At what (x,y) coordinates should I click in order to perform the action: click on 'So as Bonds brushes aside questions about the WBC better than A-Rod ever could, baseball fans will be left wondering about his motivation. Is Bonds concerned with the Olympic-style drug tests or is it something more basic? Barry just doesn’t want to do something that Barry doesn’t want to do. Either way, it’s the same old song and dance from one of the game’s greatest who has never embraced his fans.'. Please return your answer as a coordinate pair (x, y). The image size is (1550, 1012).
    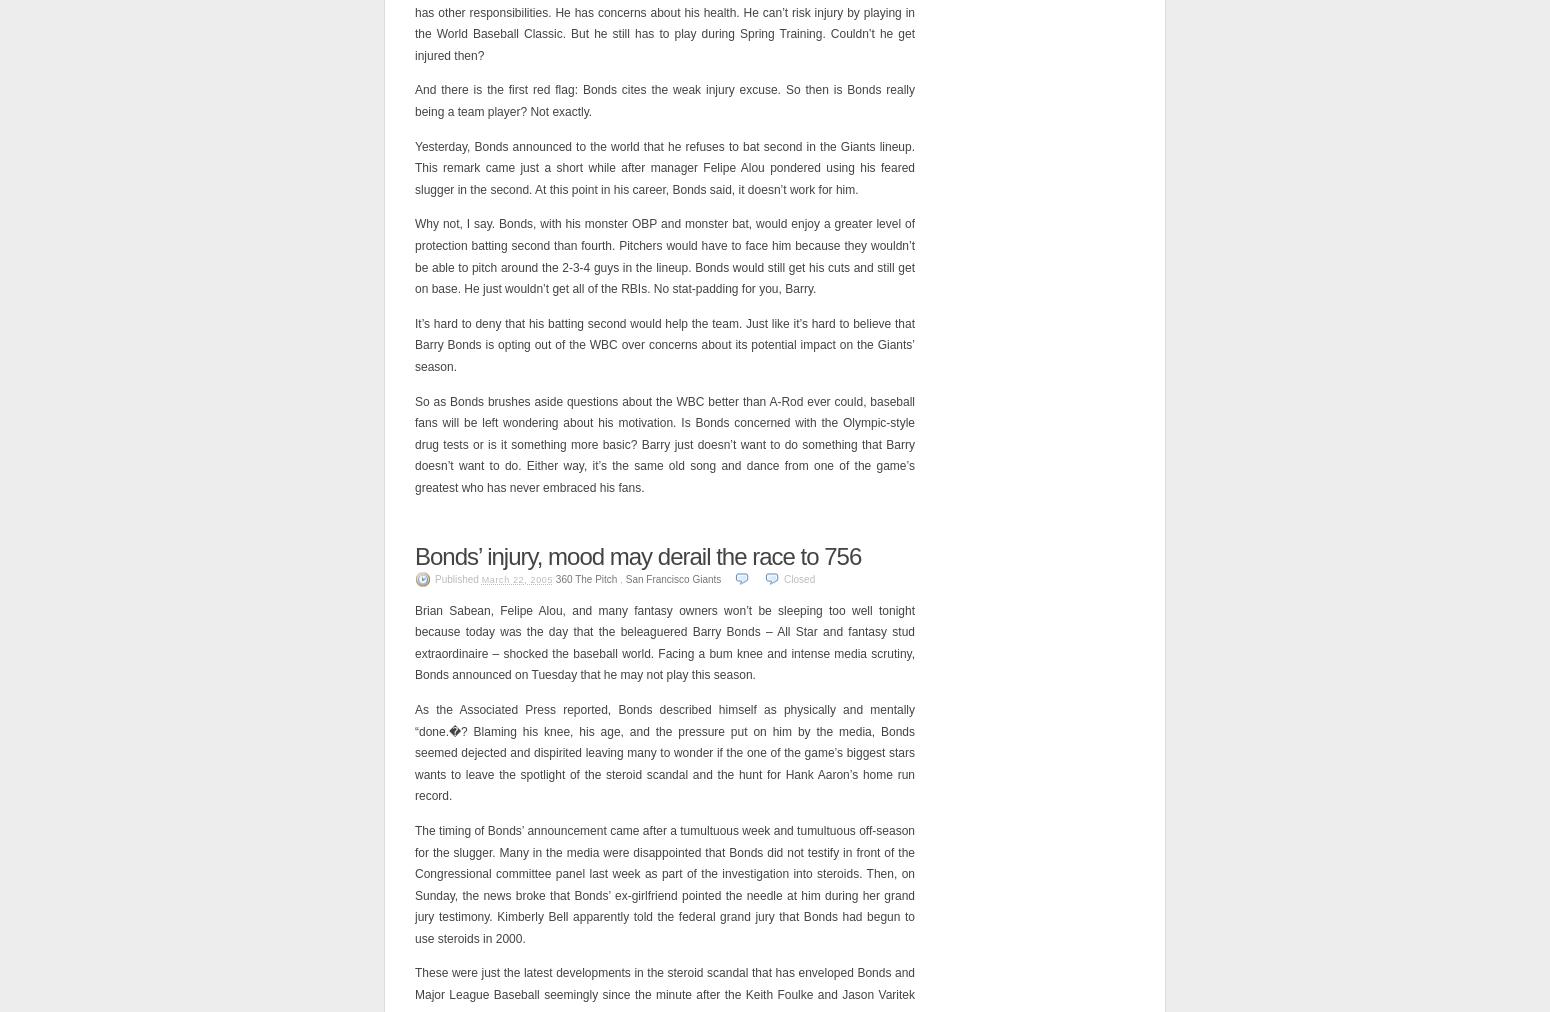
    Looking at the image, I should click on (663, 443).